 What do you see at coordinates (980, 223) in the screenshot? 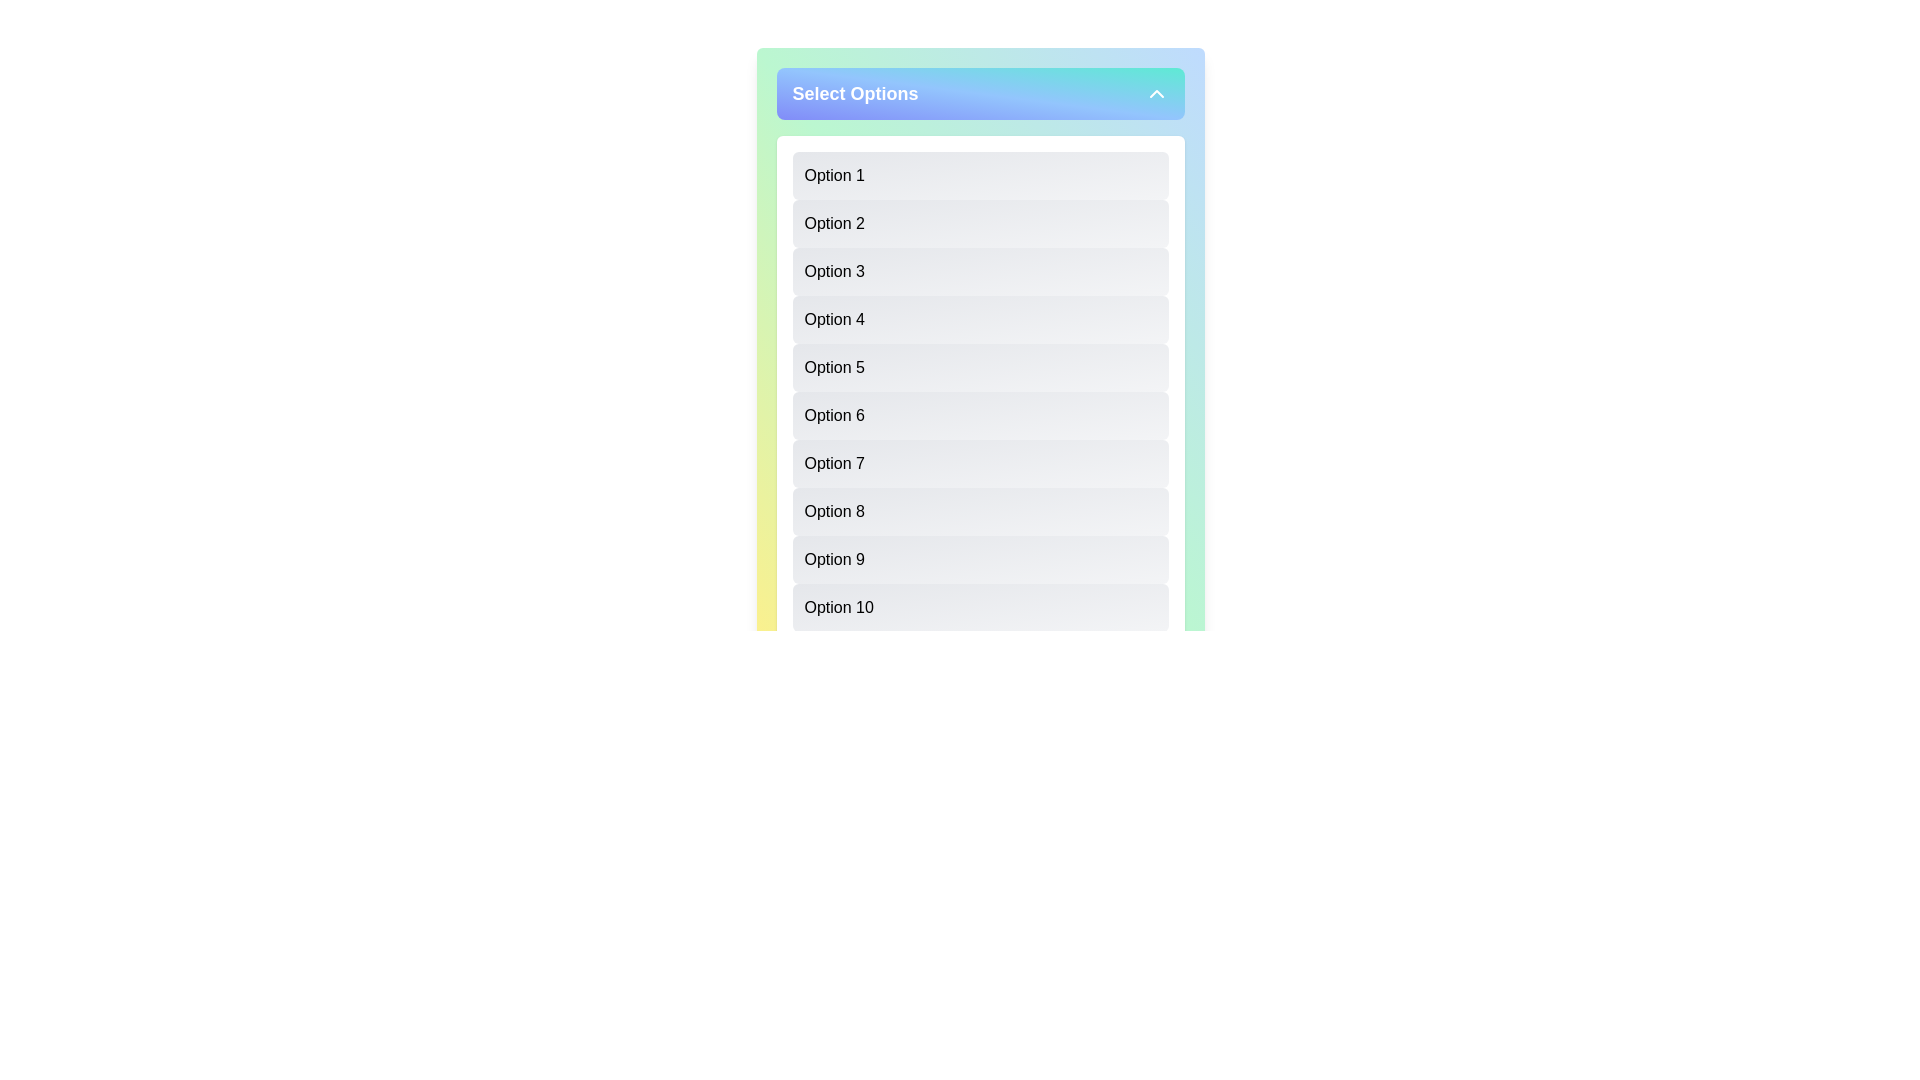
I see `the second item in the vertically aligned selection list` at bounding box center [980, 223].